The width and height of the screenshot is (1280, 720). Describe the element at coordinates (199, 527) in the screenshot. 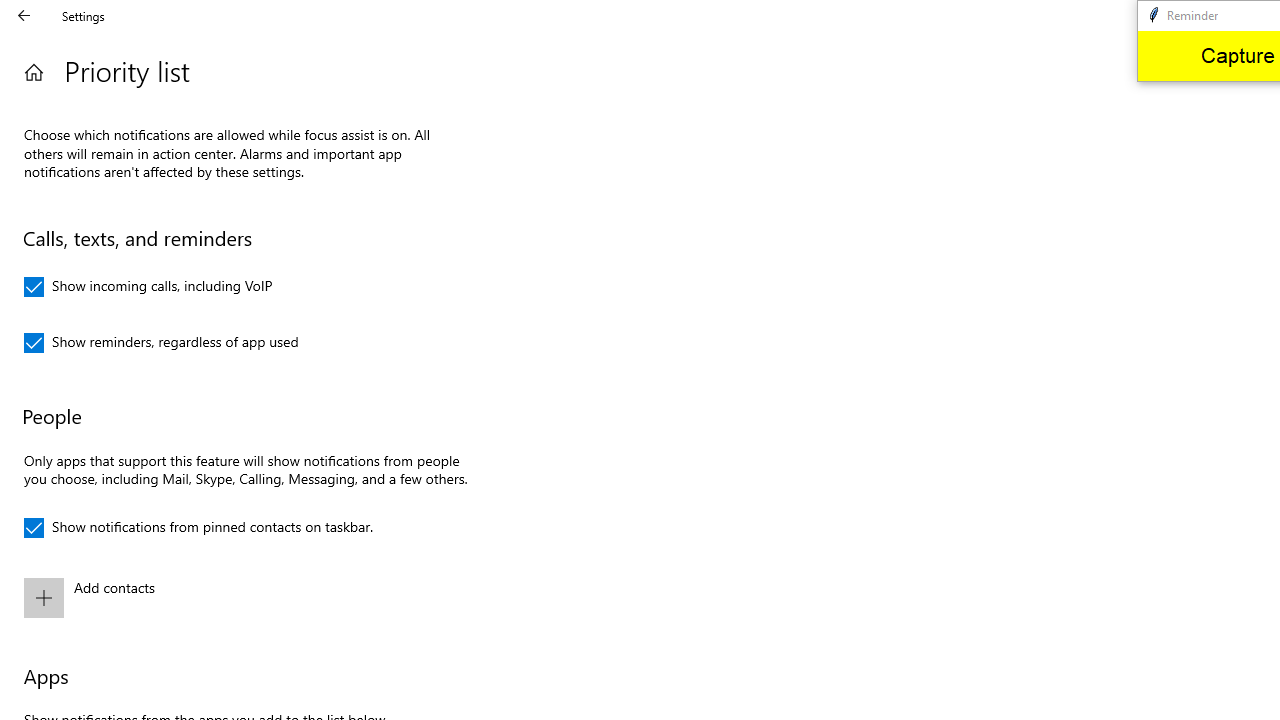

I see `'Show notifications from pinned contacts on taskbar.'` at that location.